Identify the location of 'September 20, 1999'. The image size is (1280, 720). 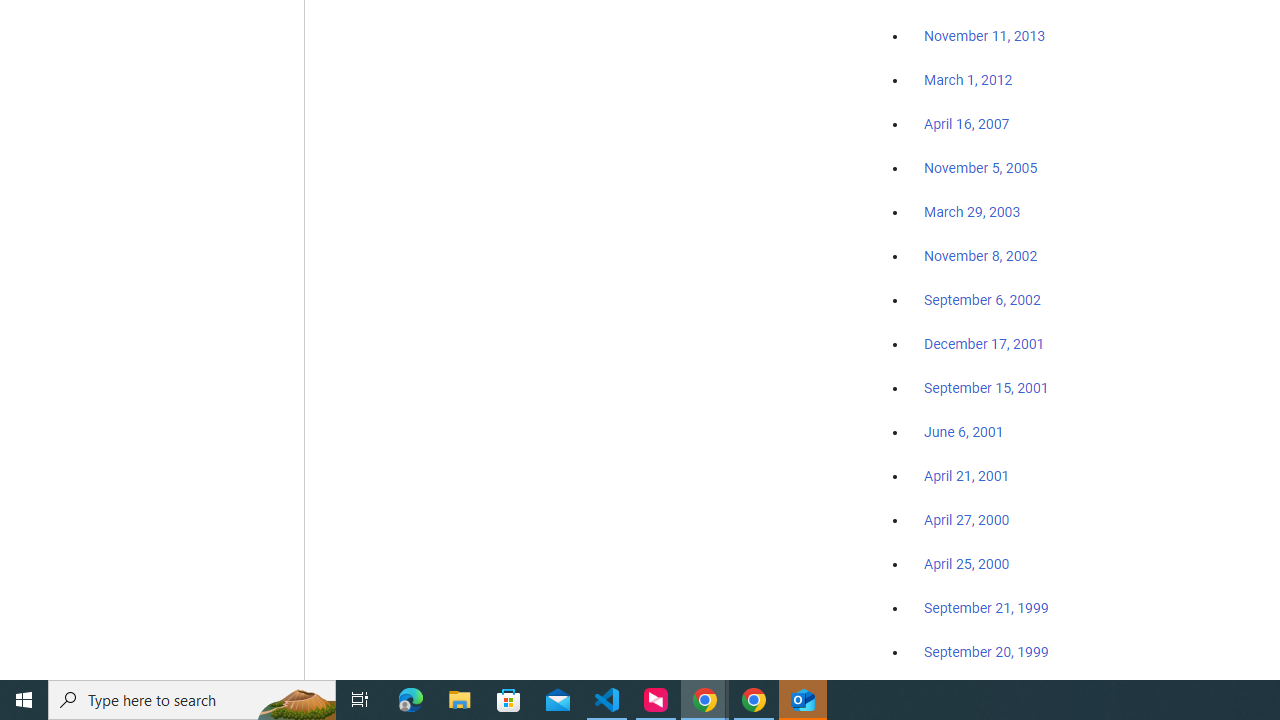
(986, 651).